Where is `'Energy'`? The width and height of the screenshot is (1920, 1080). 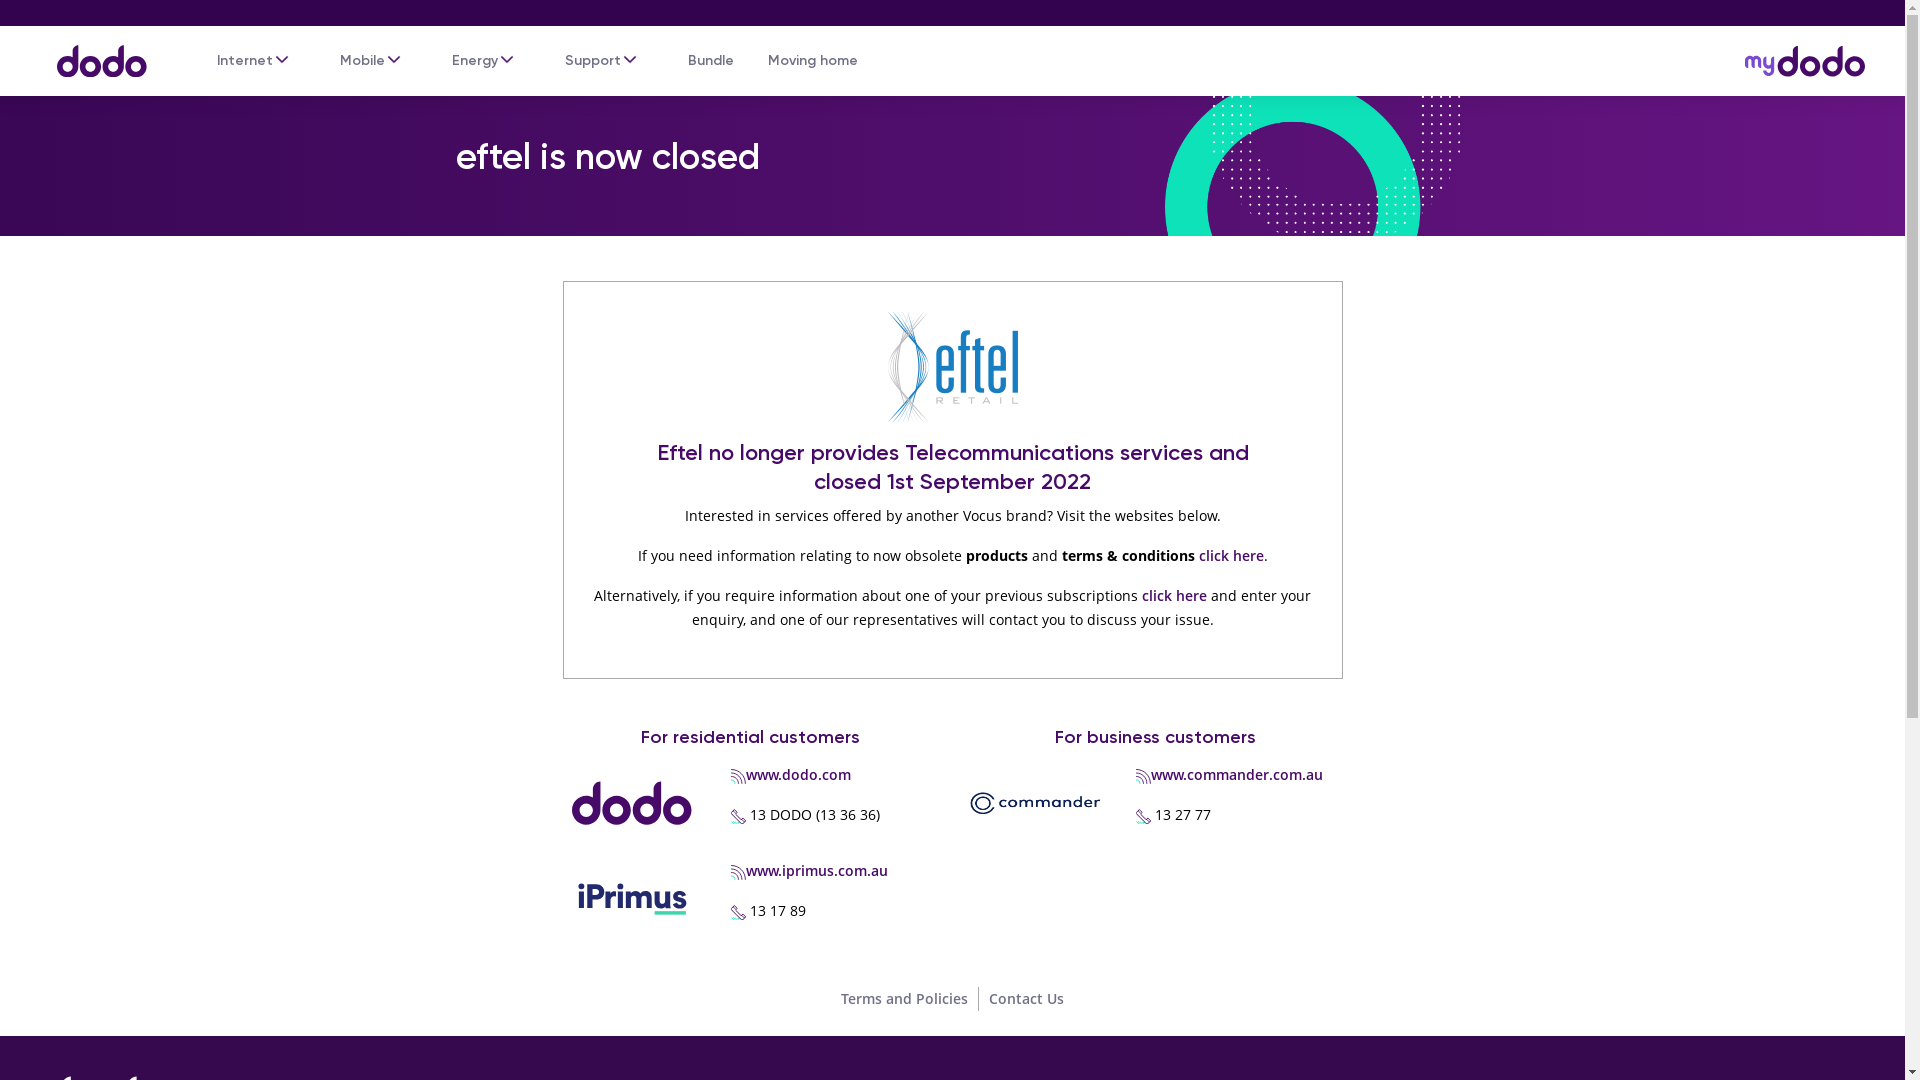 'Energy' is located at coordinates (474, 60).